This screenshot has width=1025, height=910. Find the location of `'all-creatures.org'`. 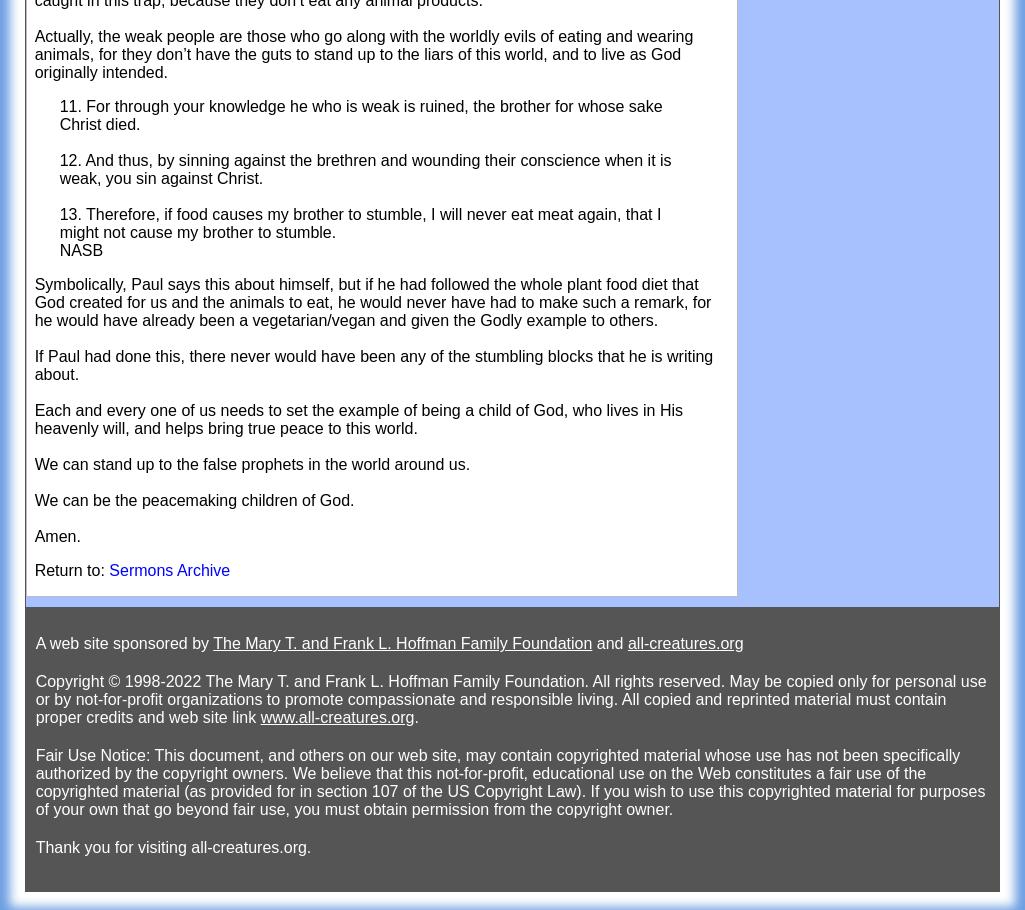

'all-creatures.org' is located at coordinates (685, 643).